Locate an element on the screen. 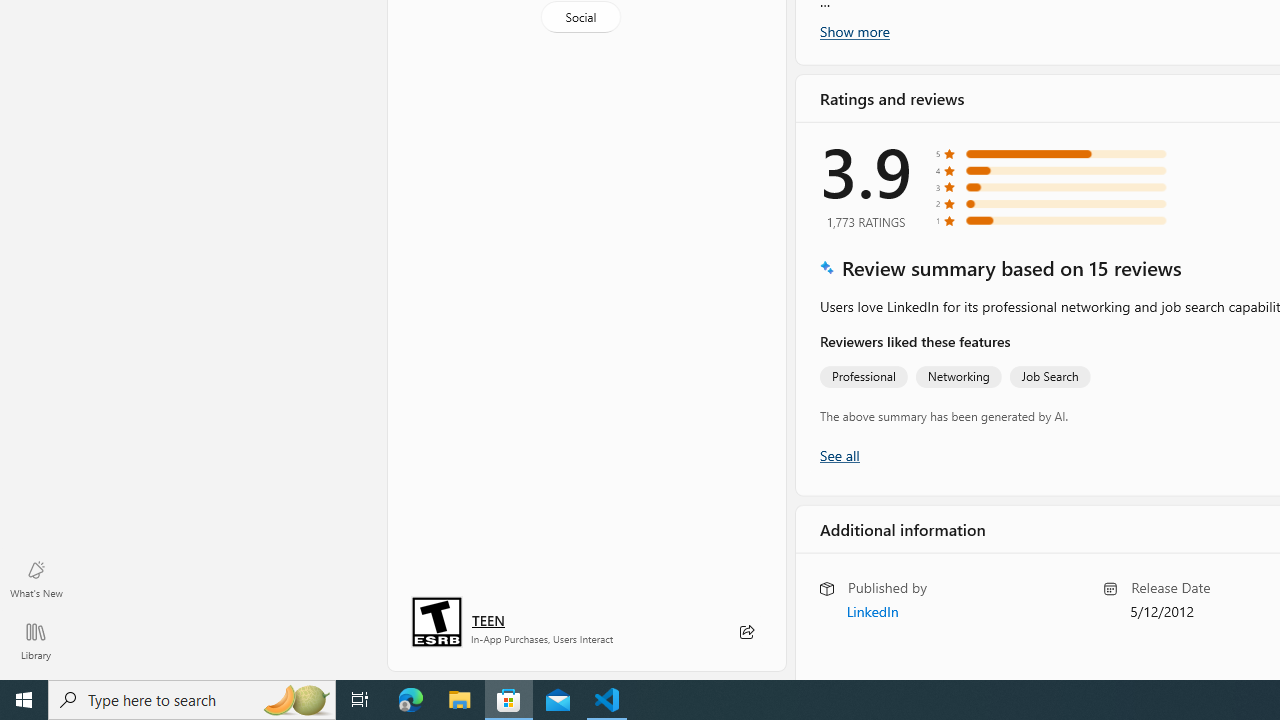 The width and height of the screenshot is (1280, 720). 'Library' is located at coordinates (35, 640).